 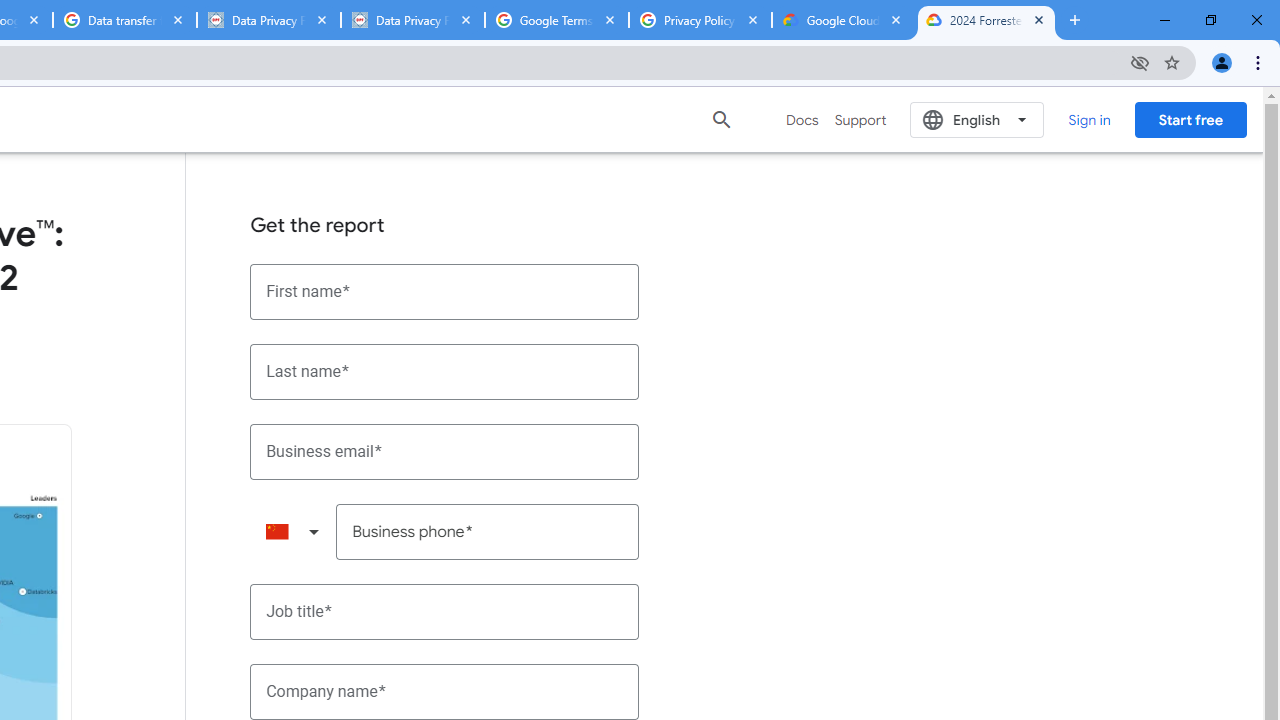 I want to click on 'Google Cloud Privacy Notice', so click(x=843, y=20).